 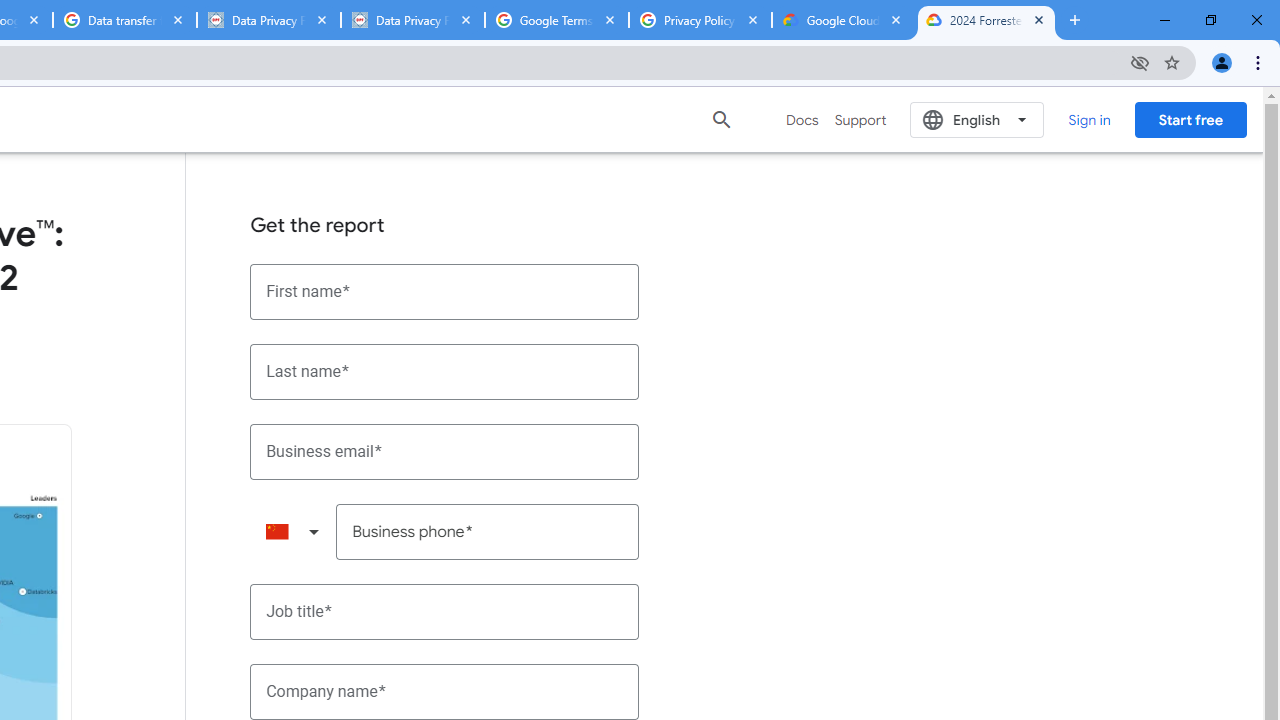 I want to click on 'Google Cloud Privacy Notice', so click(x=843, y=20).